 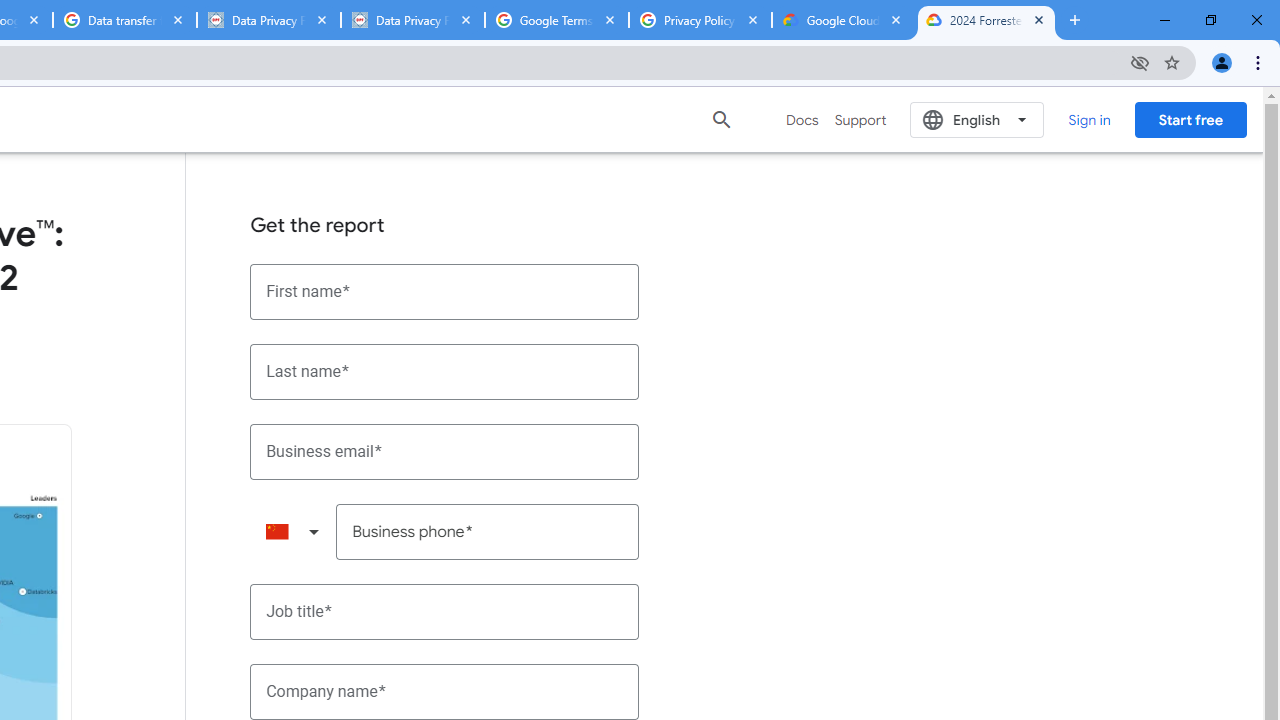 I want to click on 'Google Cloud Privacy Notice', so click(x=843, y=20).